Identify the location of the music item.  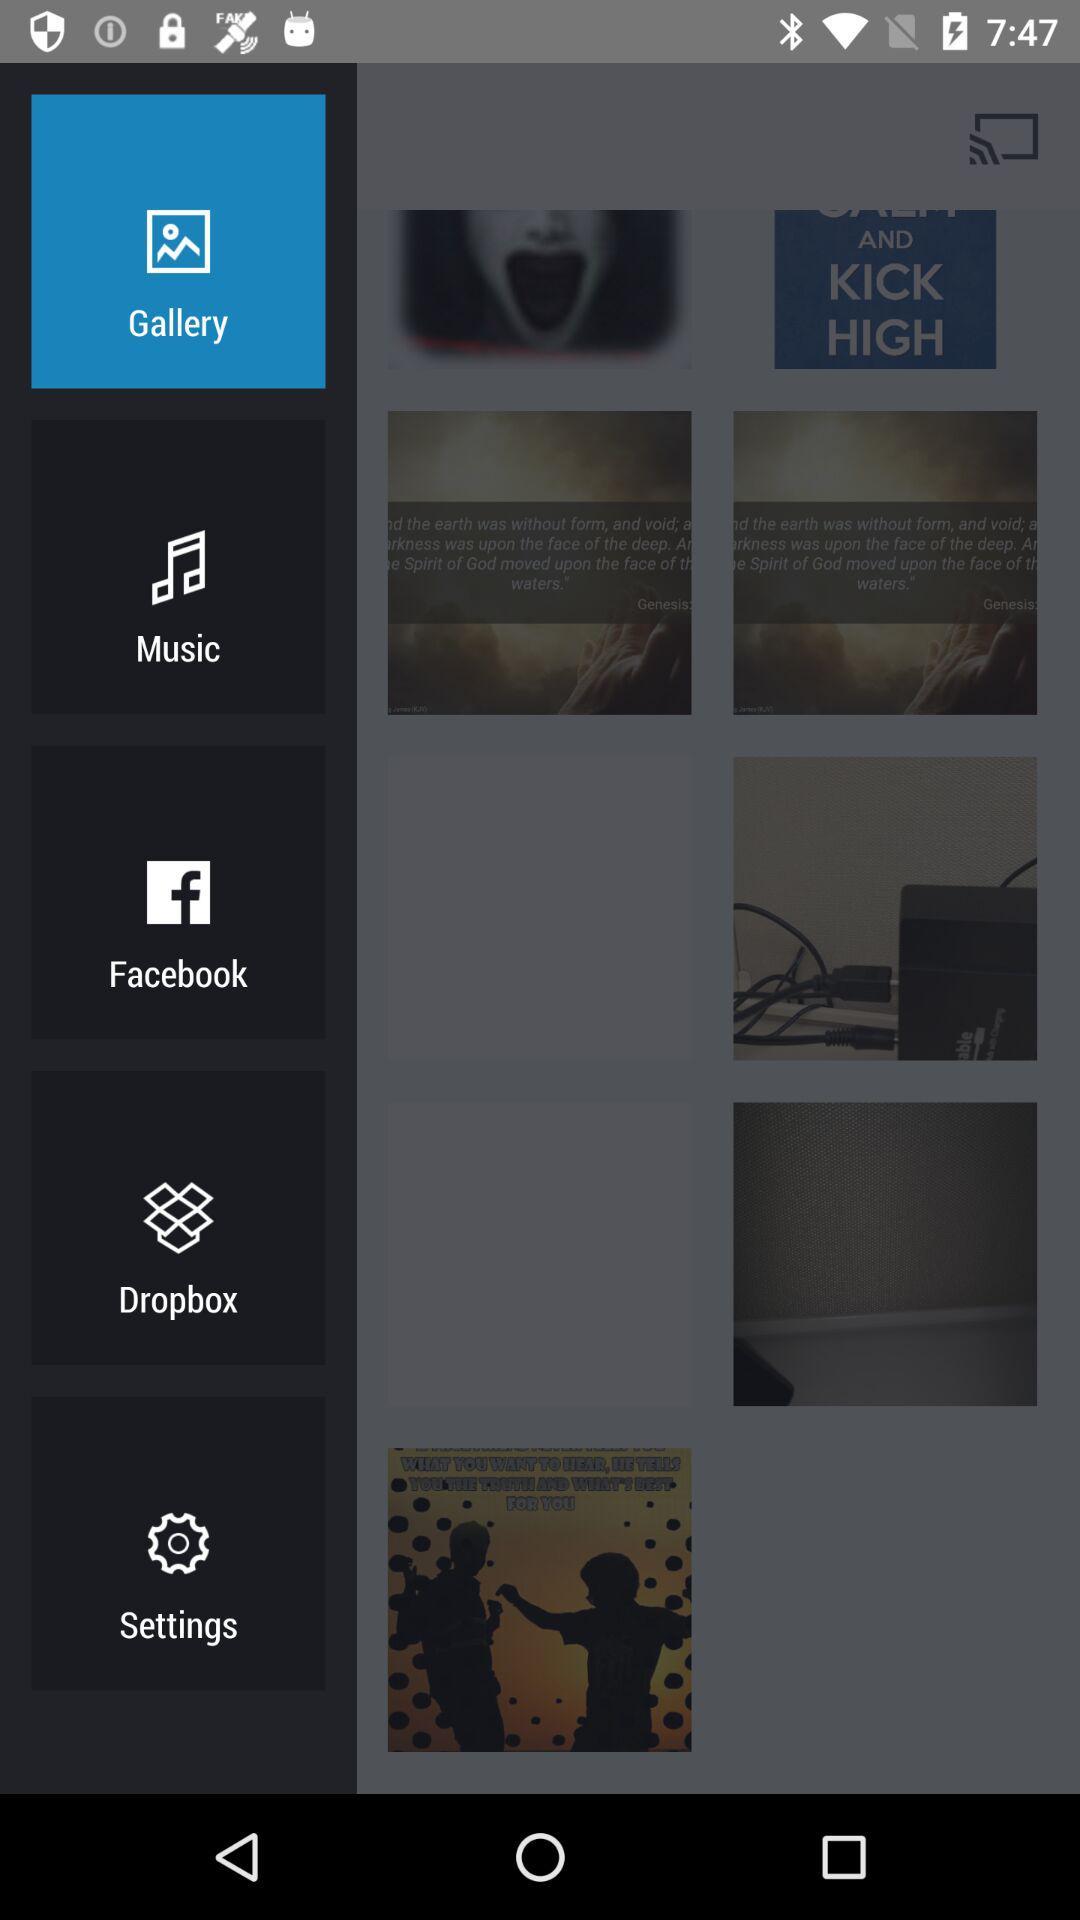
(177, 647).